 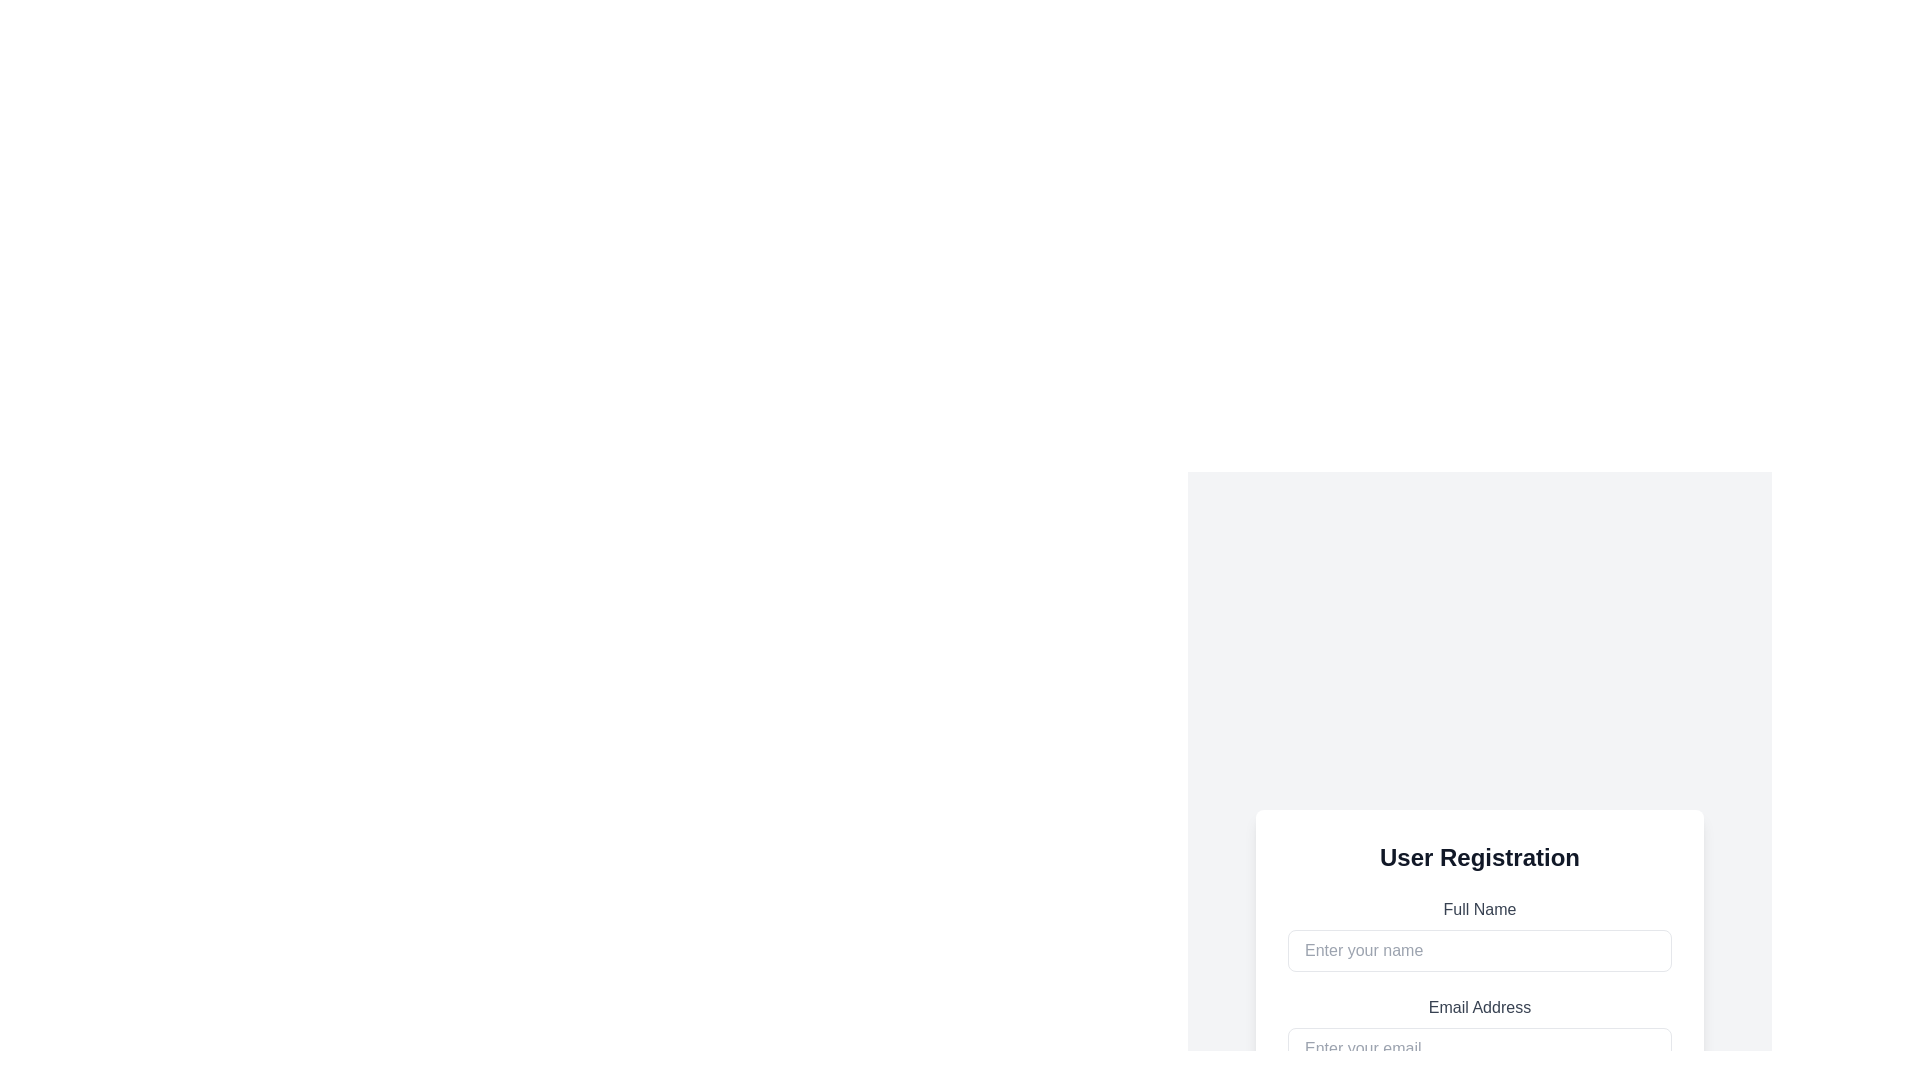 I want to click on the 'Full Name' text label element, which is a gray sans-serif font label above the input field in the user registration form, so click(x=1479, y=910).